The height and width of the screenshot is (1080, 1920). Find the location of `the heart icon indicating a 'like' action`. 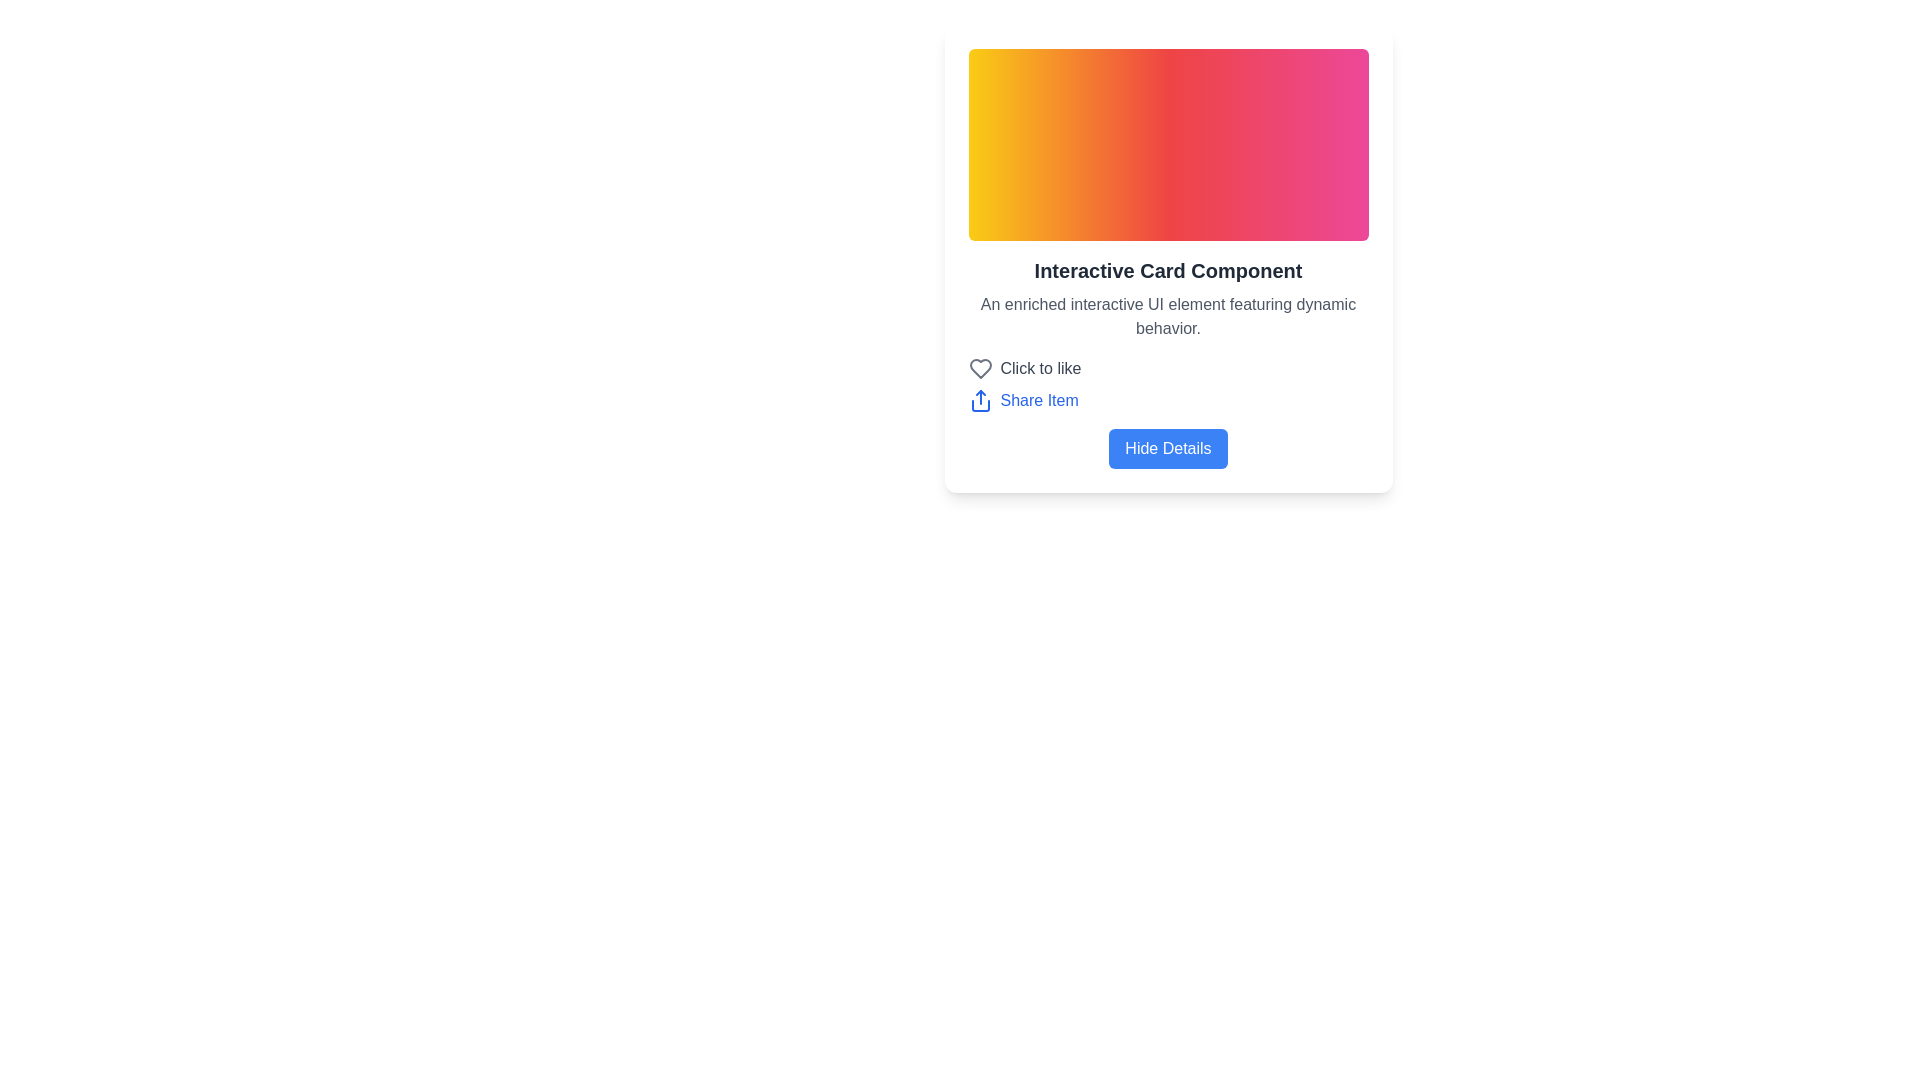

the heart icon indicating a 'like' action is located at coordinates (980, 369).